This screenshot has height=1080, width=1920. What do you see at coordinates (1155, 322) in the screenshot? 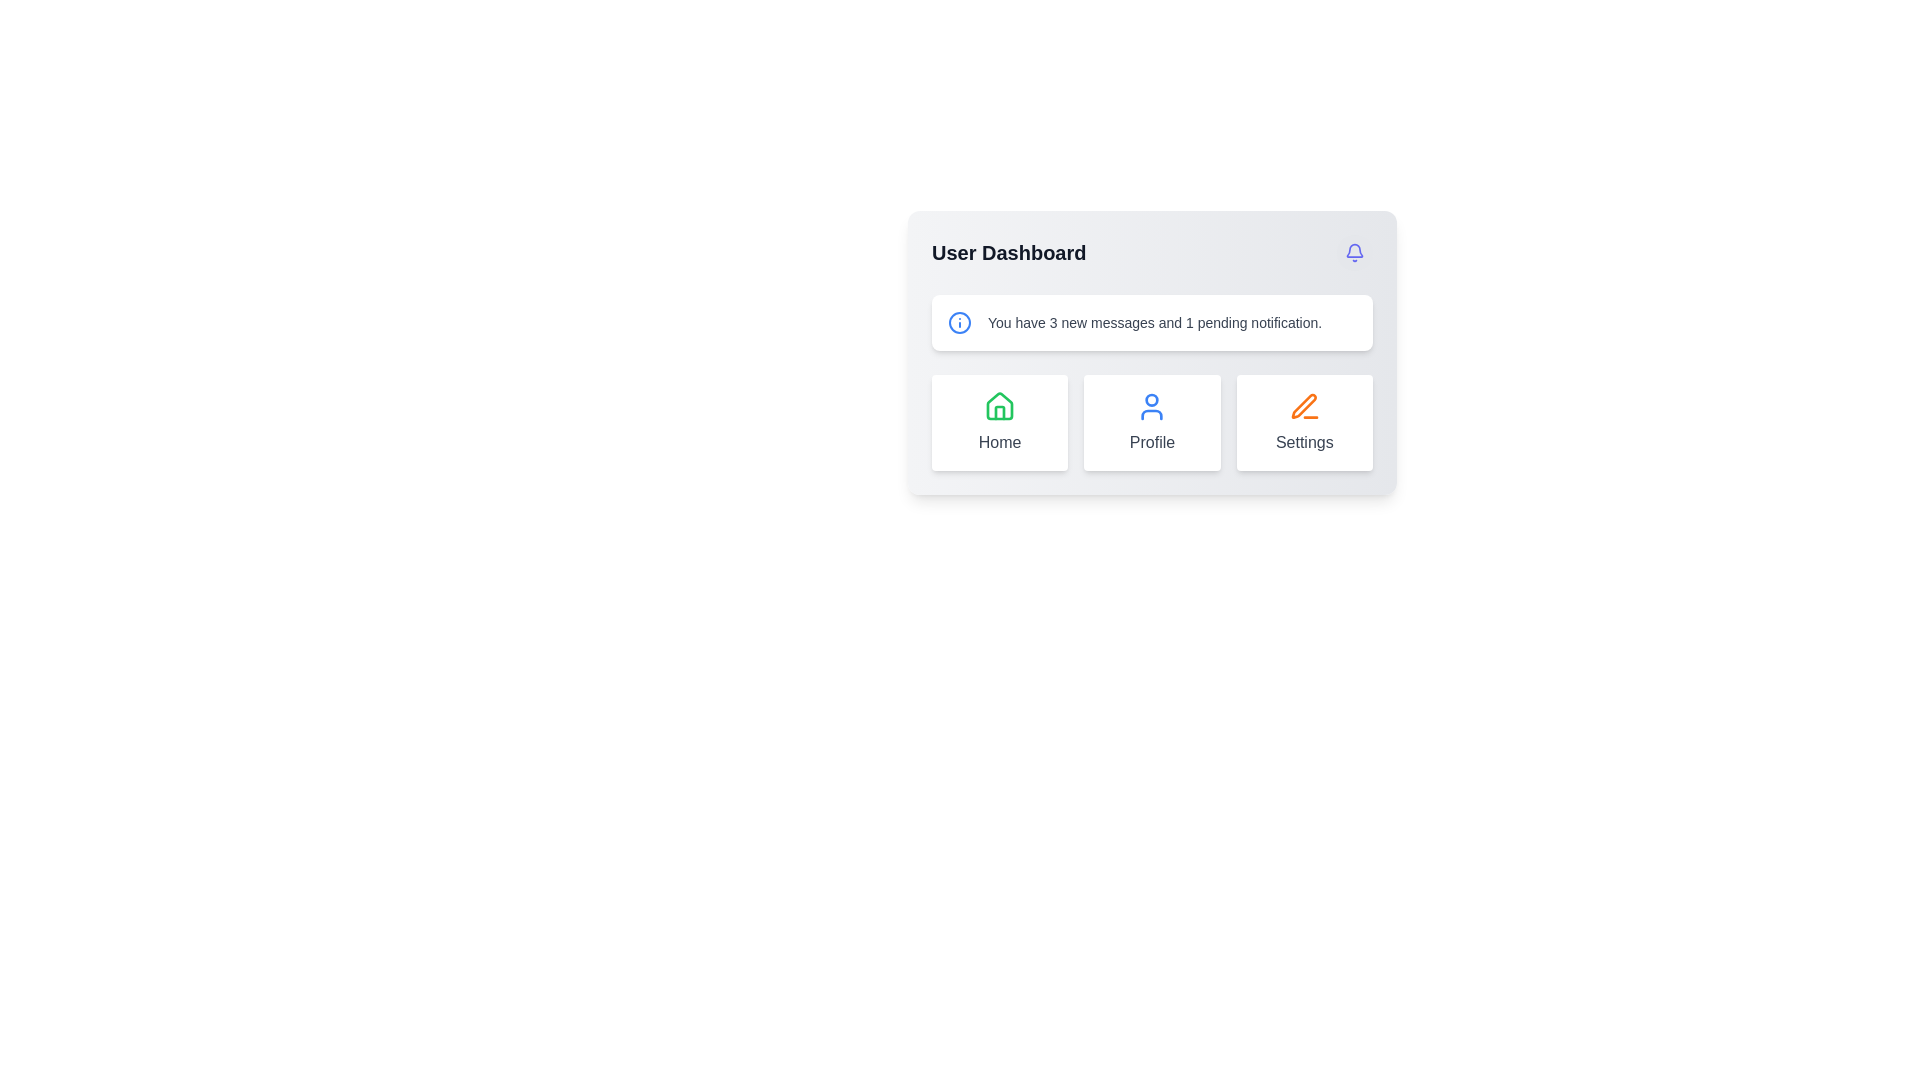
I see `the text block displaying the message 'You have 3 new messages and 1 pending notification.' which is styled with gray color and small font size, located near the blue 'info' icon in the User Dashboard interface` at bounding box center [1155, 322].